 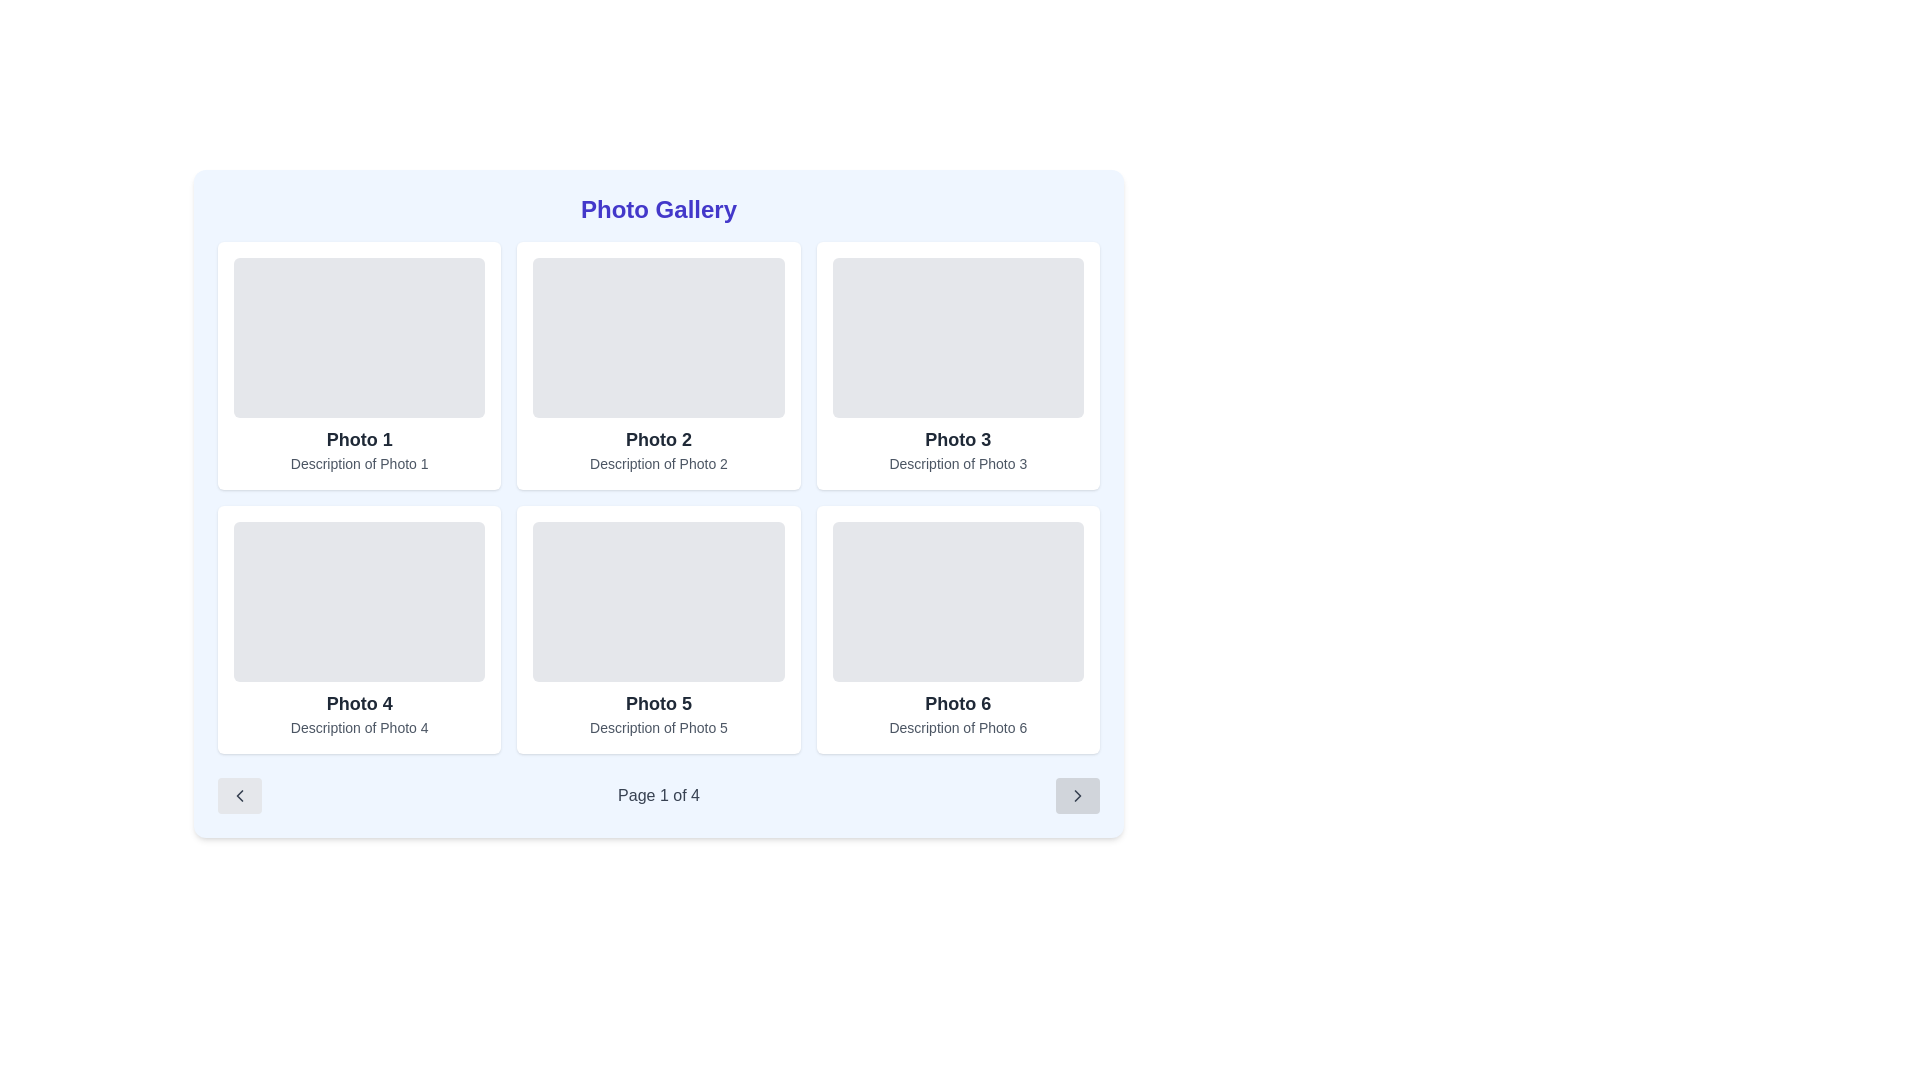 I want to click on the Text Label that provides a title for the fifth photo, positioned in the second row and middle column of the grid layout, so click(x=658, y=703).